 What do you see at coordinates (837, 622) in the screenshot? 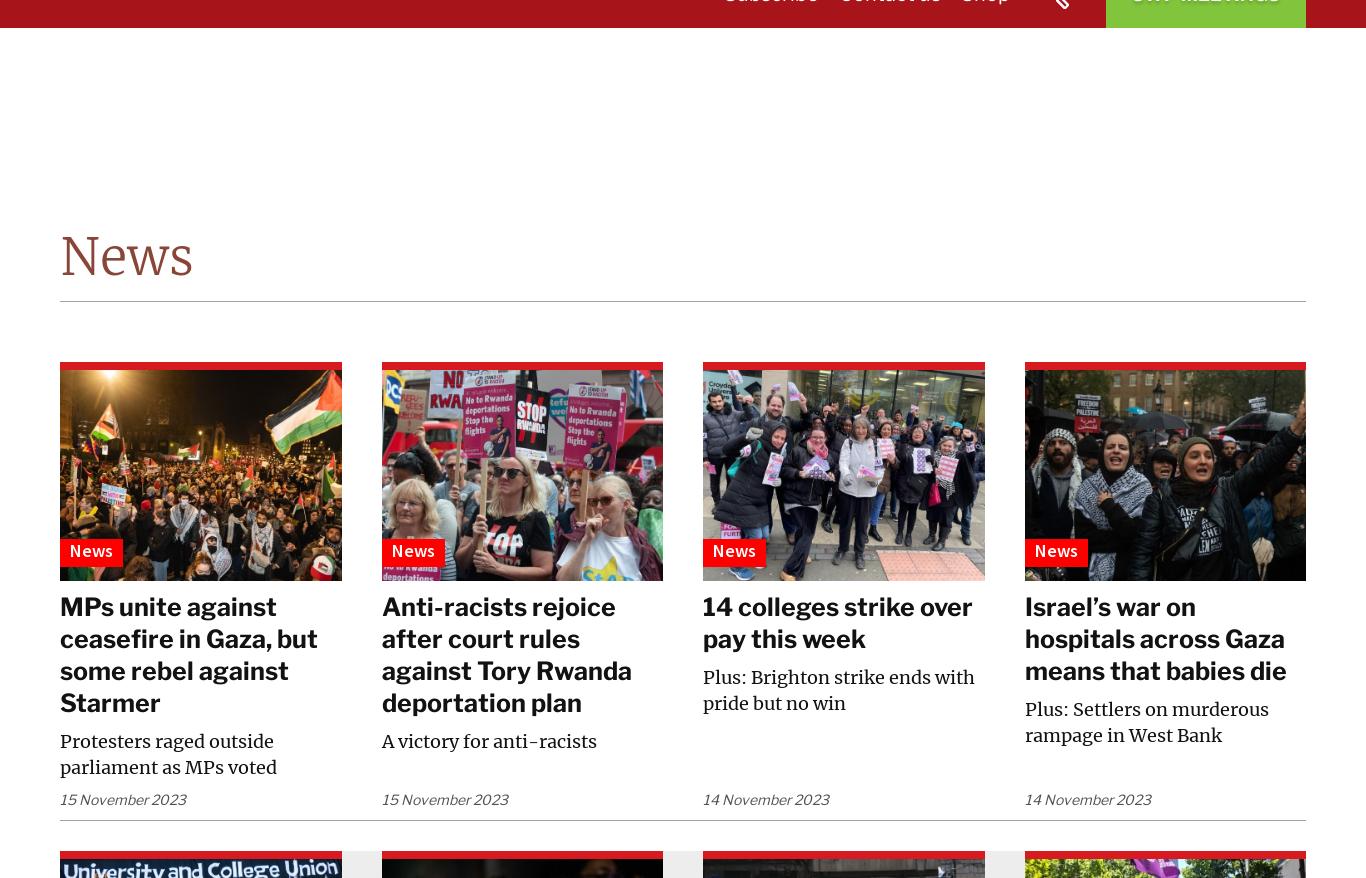
I see `'14 colleges strike over pay this week'` at bounding box center [837, 622].